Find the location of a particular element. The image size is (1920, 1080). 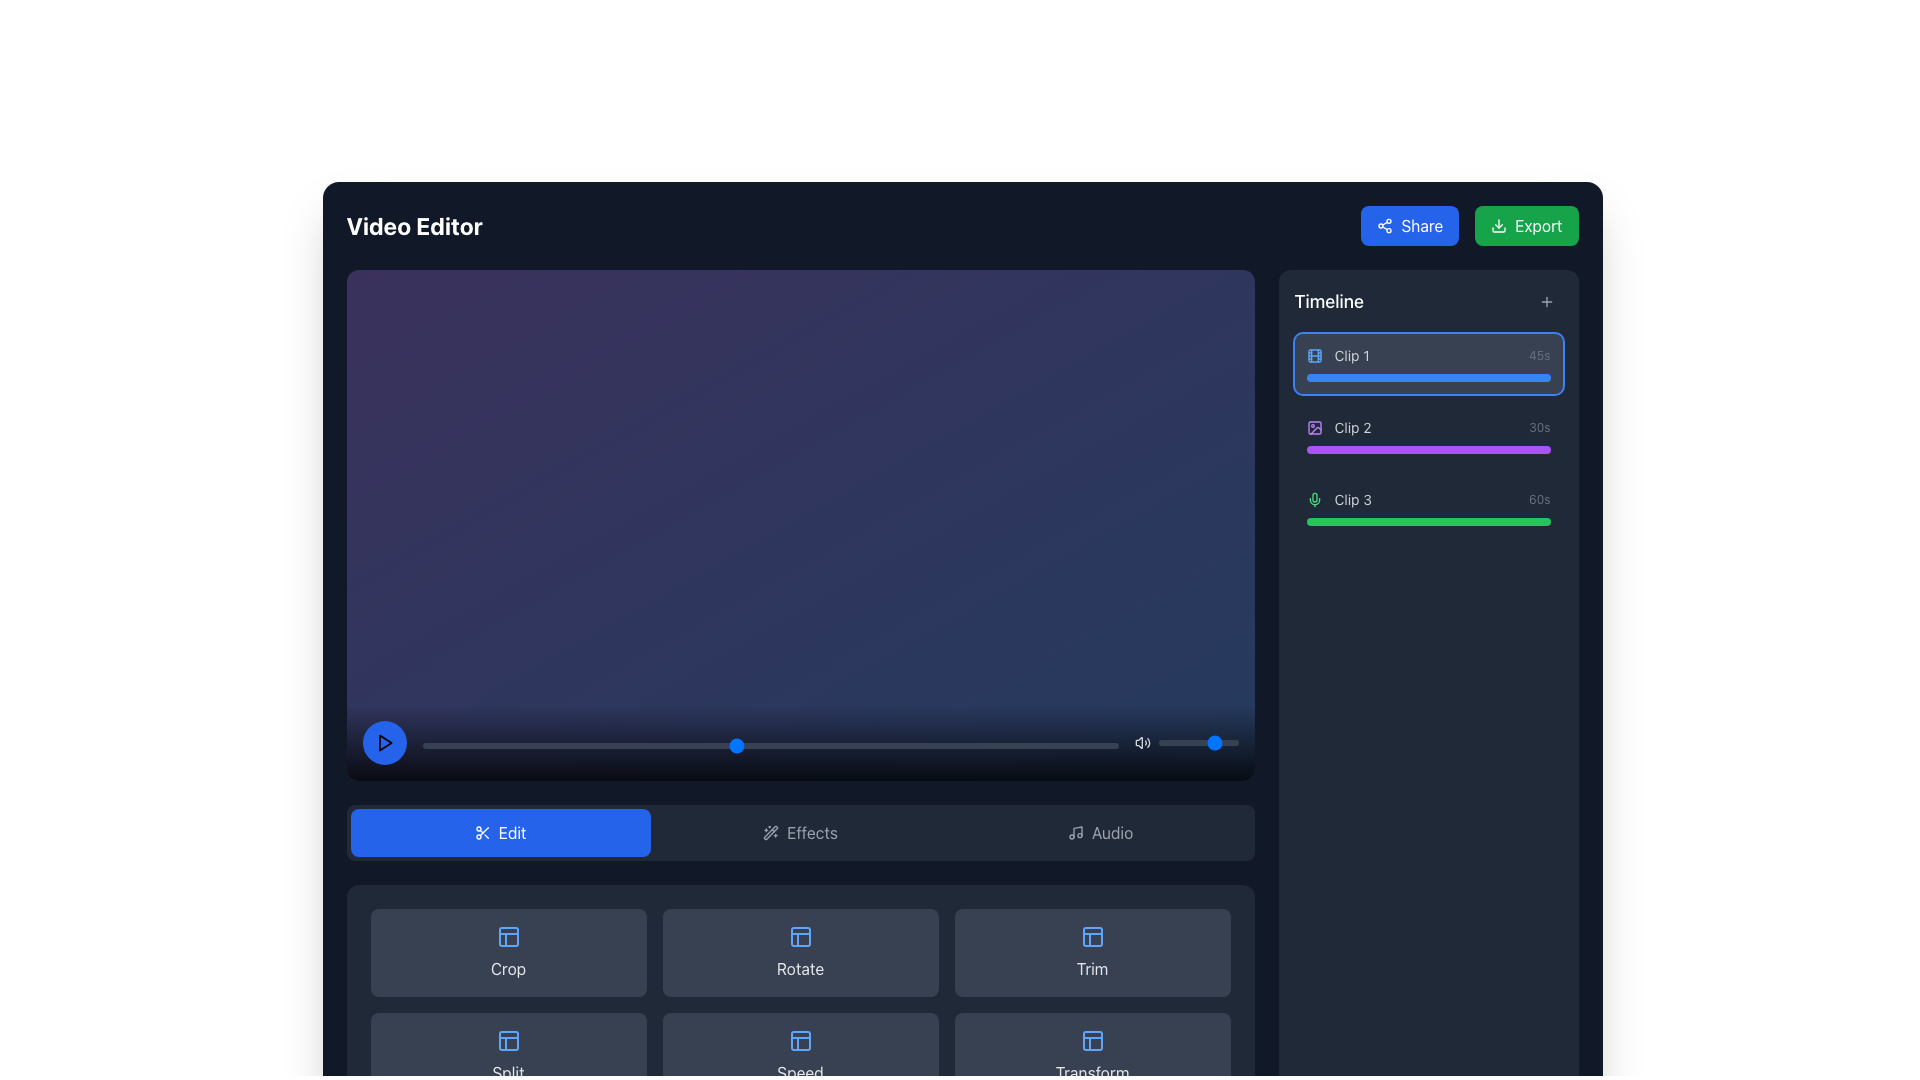

the 'share' action icon, which is depicted in white on a blue button background, located in the upper-right corner of the interface next to a green 'Export' button is located at coordinates (1384, 225).